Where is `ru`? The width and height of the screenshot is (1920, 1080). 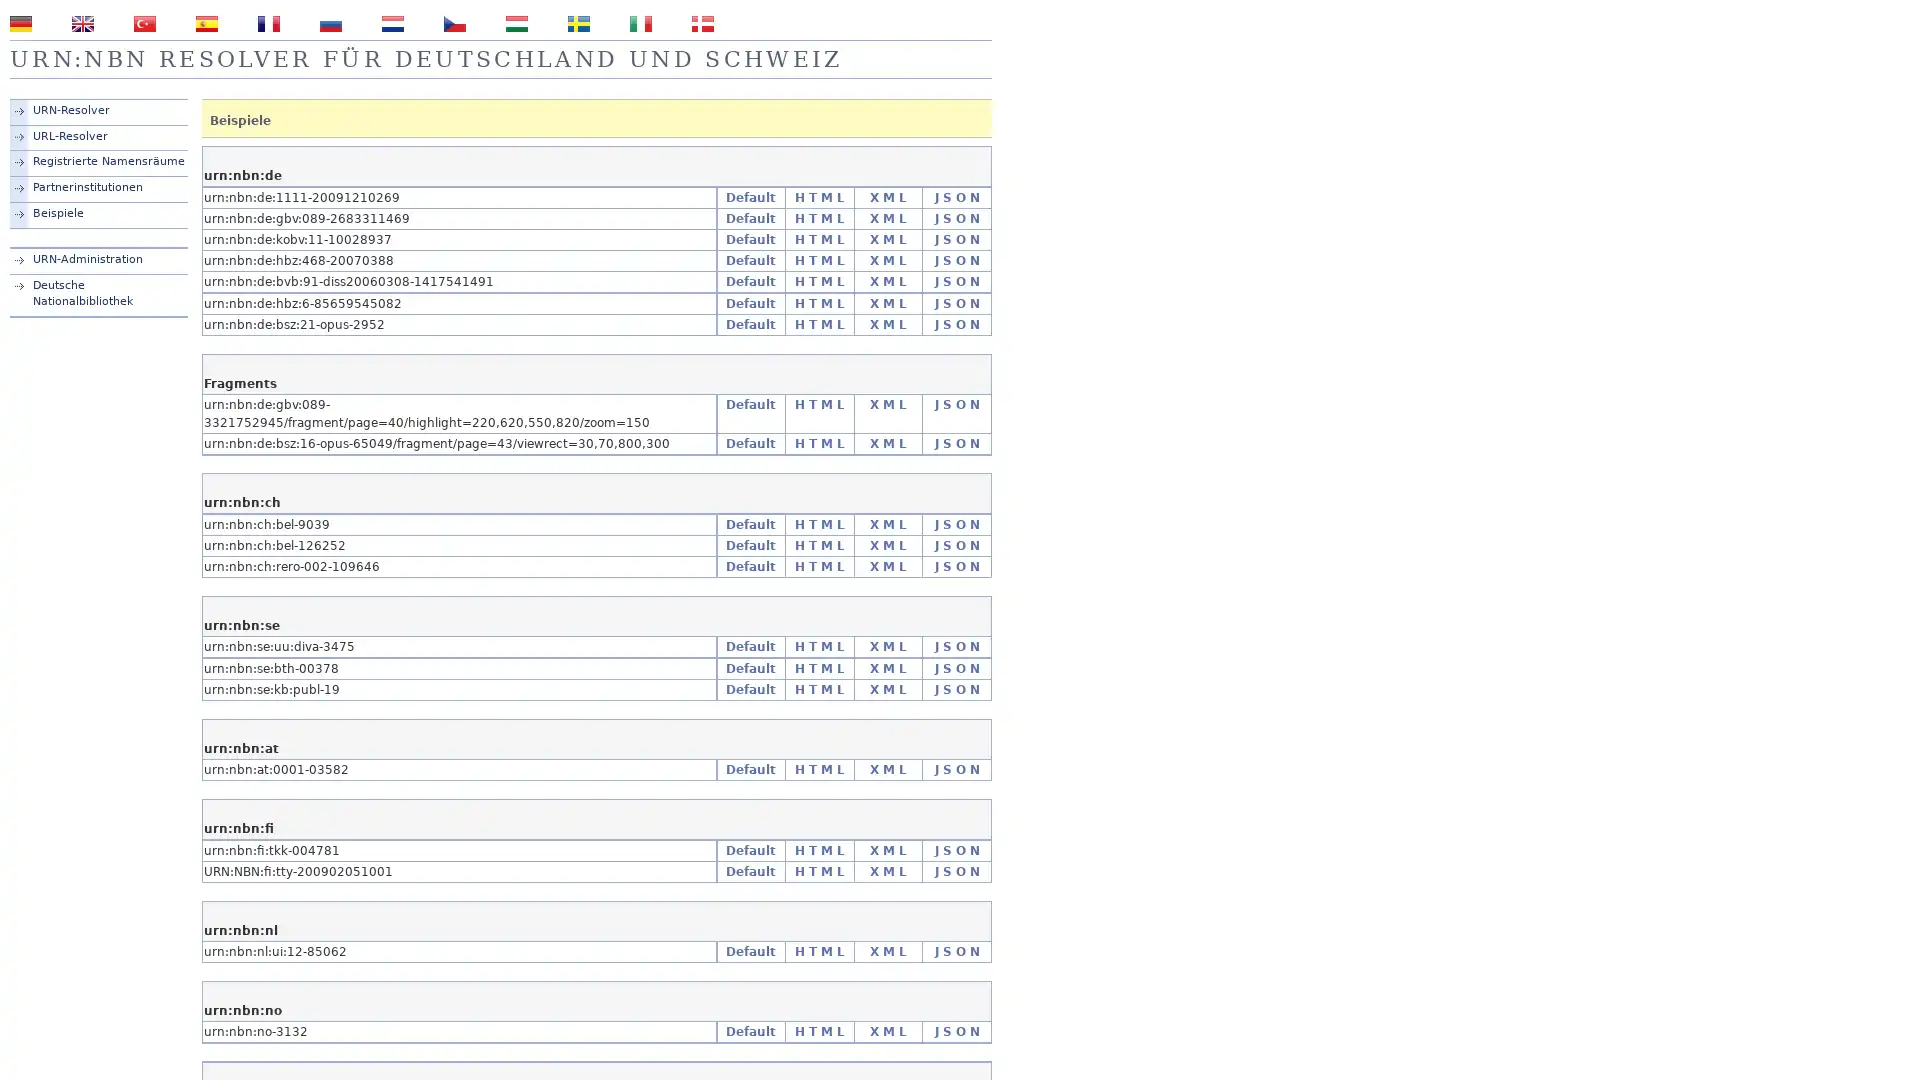 ru is located at coordinates (331, 23).